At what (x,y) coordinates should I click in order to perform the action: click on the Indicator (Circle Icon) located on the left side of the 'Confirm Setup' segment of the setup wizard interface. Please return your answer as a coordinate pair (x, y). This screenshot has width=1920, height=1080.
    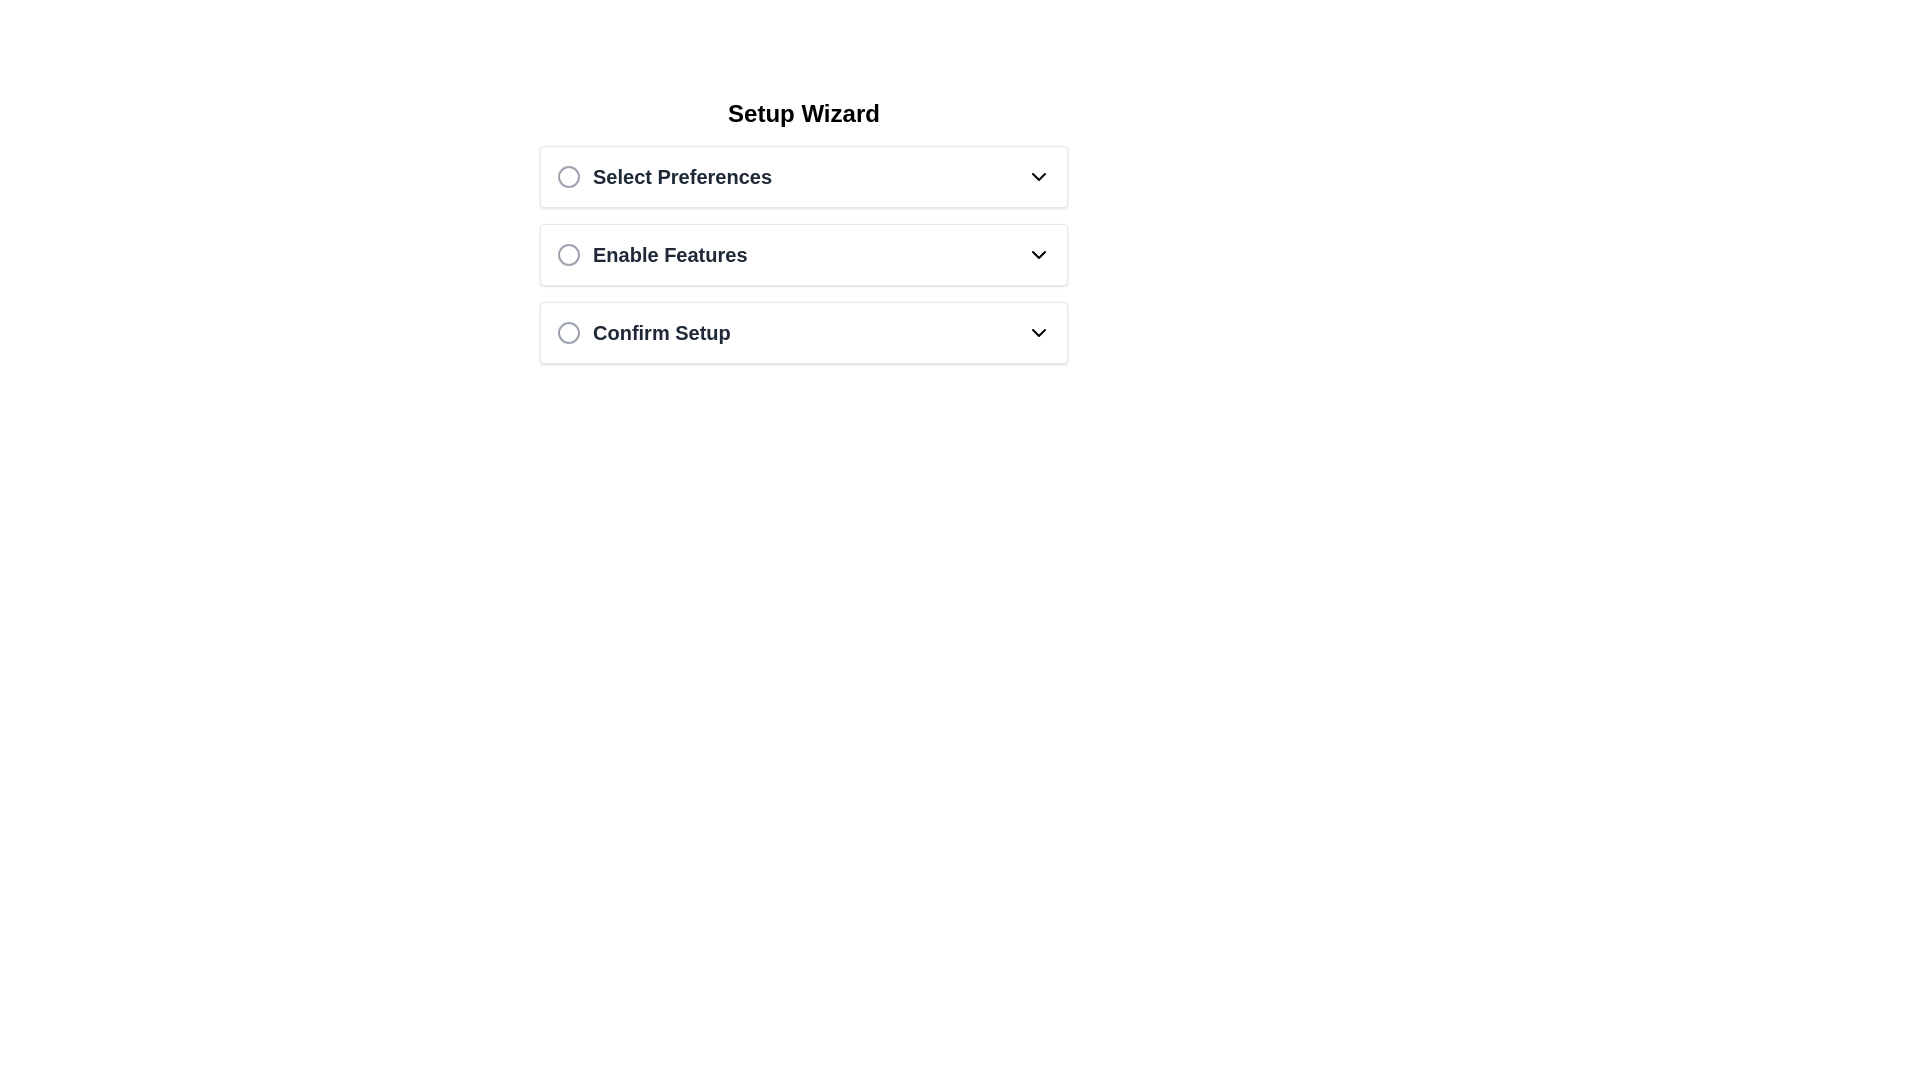
    Looking at the image, I should click on (568, 331).